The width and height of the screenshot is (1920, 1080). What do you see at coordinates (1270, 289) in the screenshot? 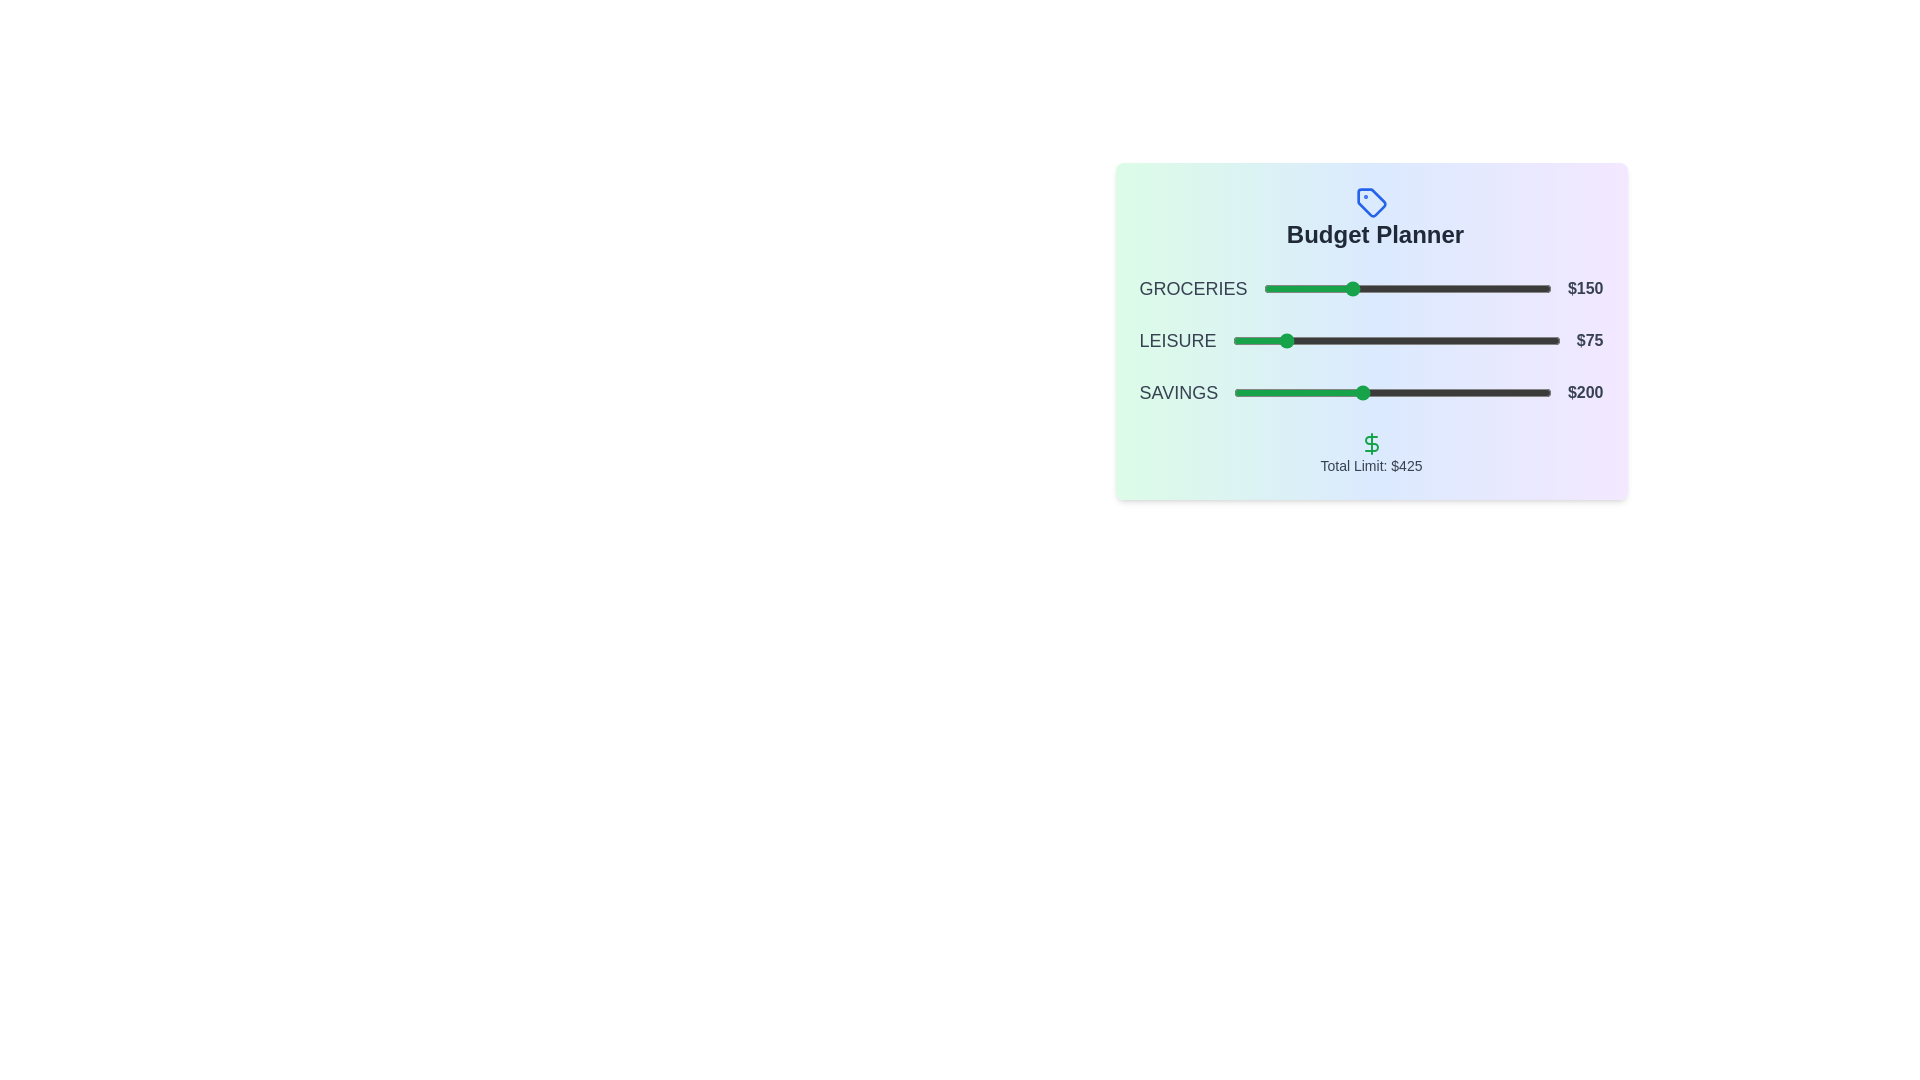
I see `the slider for 0 to 14` at bounding box center [1270, 289].